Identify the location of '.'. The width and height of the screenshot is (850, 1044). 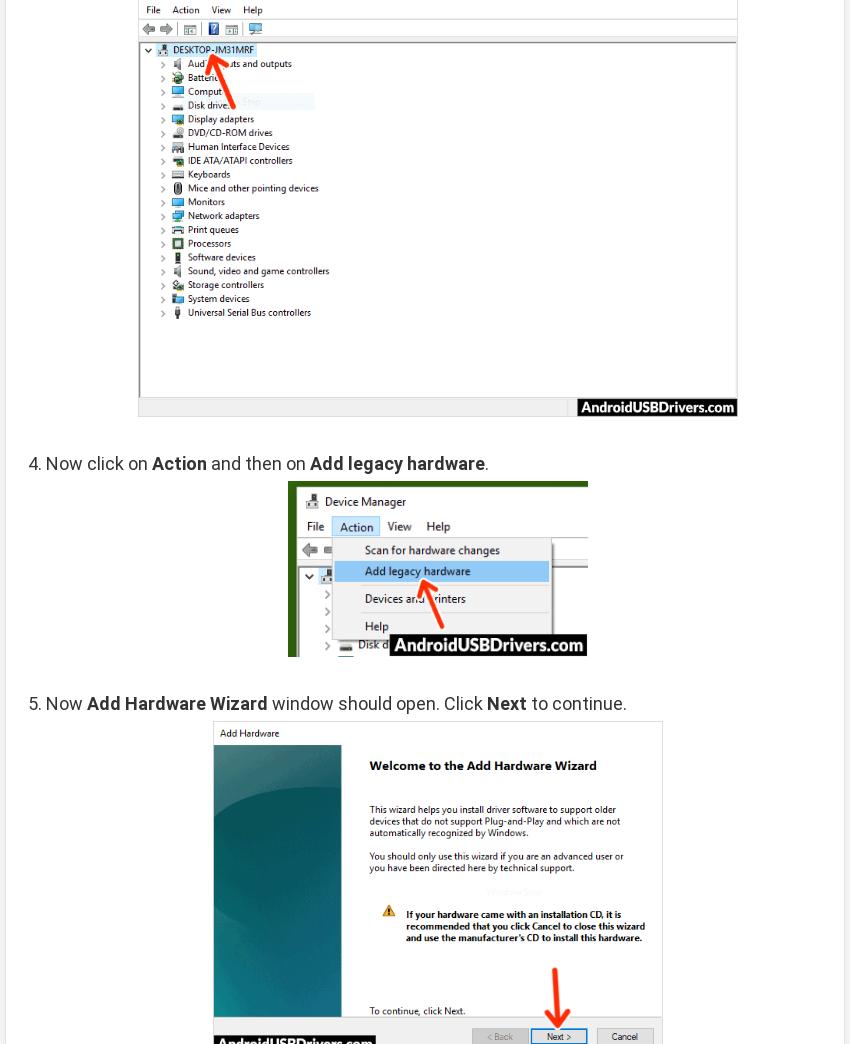
(486, 463).